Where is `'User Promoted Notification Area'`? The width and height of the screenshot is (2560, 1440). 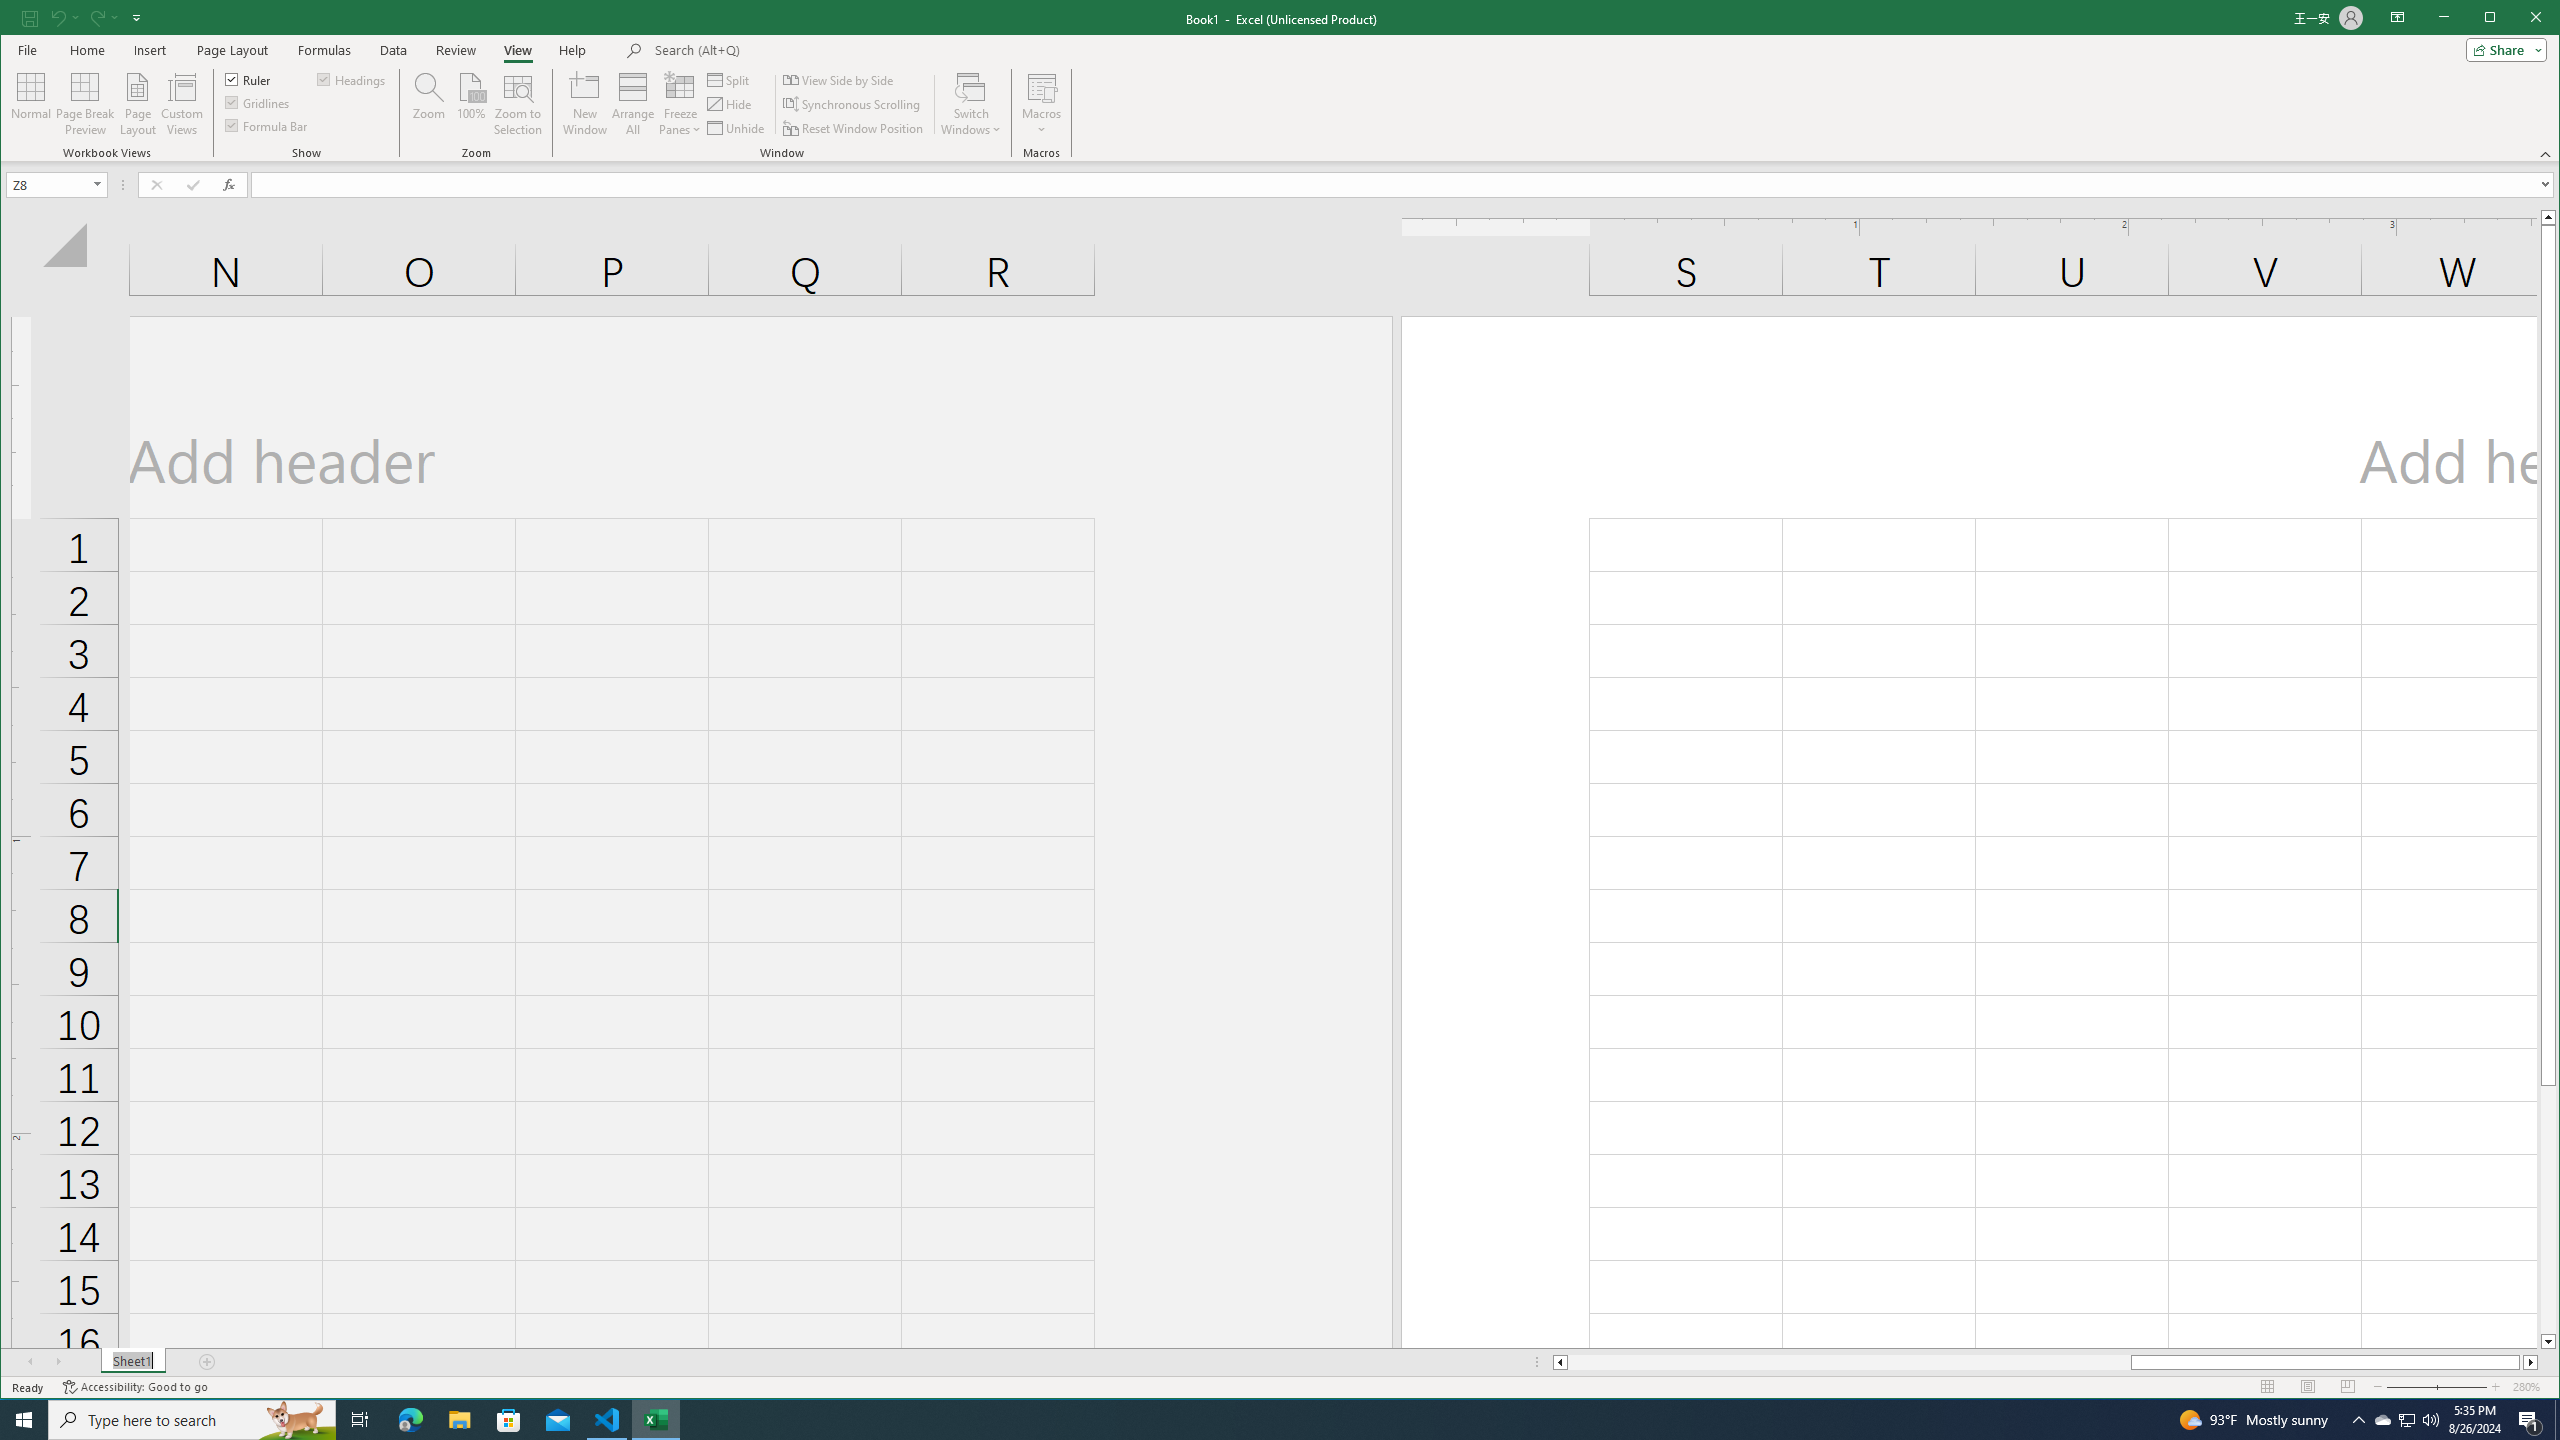
'User Promoted Notification Area' is located at coordinates (2405, 1418).